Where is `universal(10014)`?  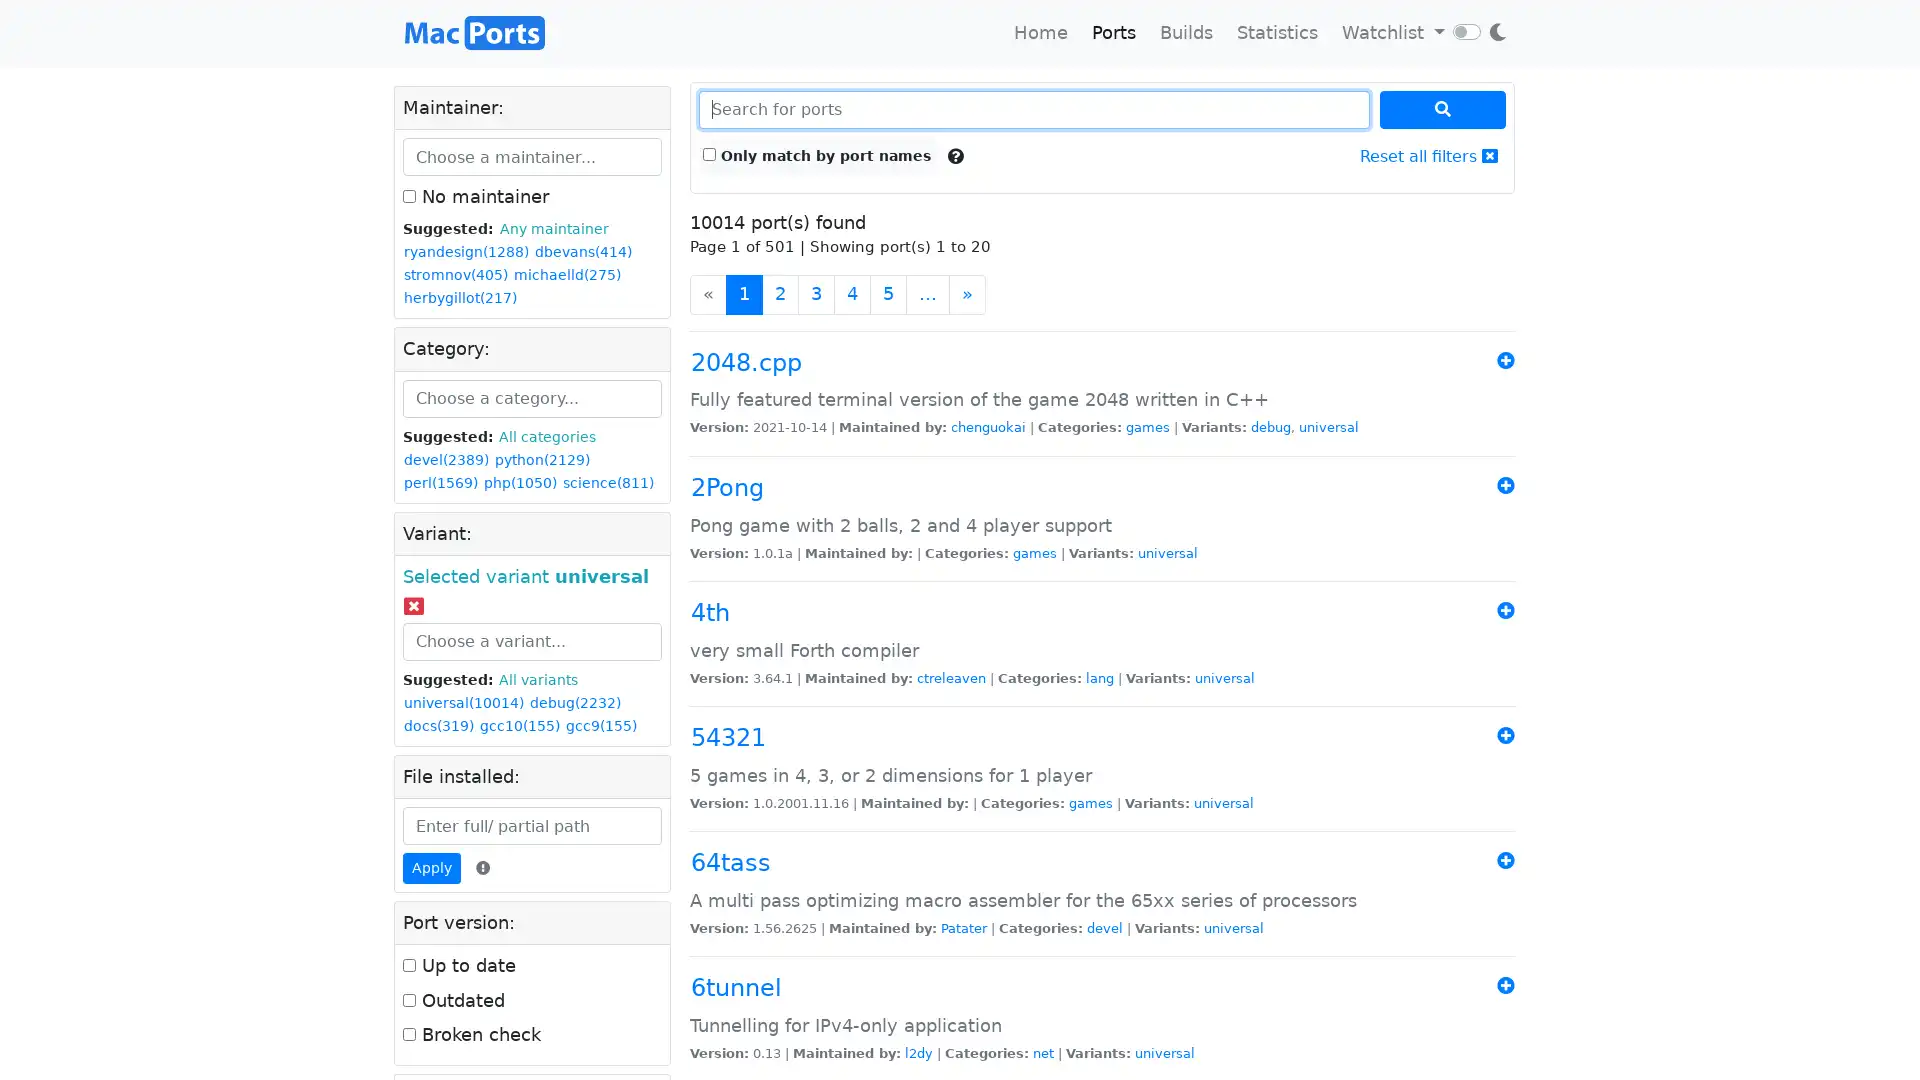 universal(10014) is located at coordinates (463, 701).